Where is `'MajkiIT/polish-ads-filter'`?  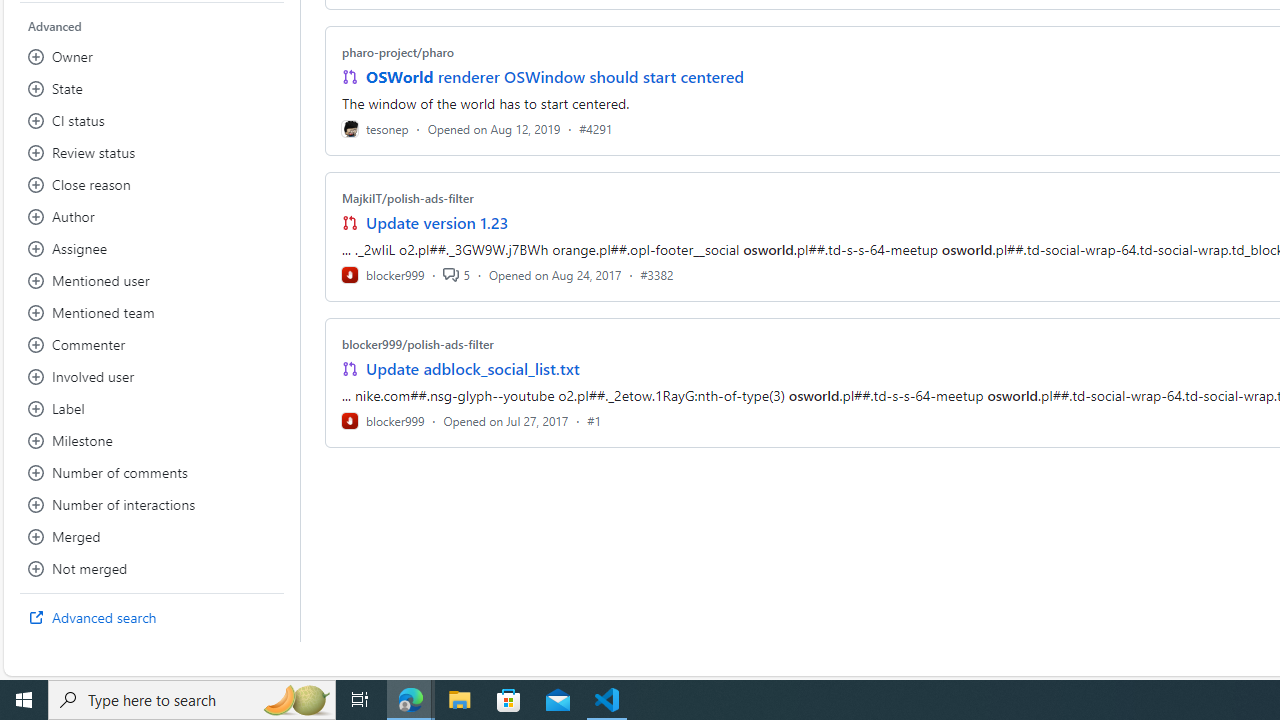
'MajkiIT/polish-ads-filter' is located at coordinates (406, 198).